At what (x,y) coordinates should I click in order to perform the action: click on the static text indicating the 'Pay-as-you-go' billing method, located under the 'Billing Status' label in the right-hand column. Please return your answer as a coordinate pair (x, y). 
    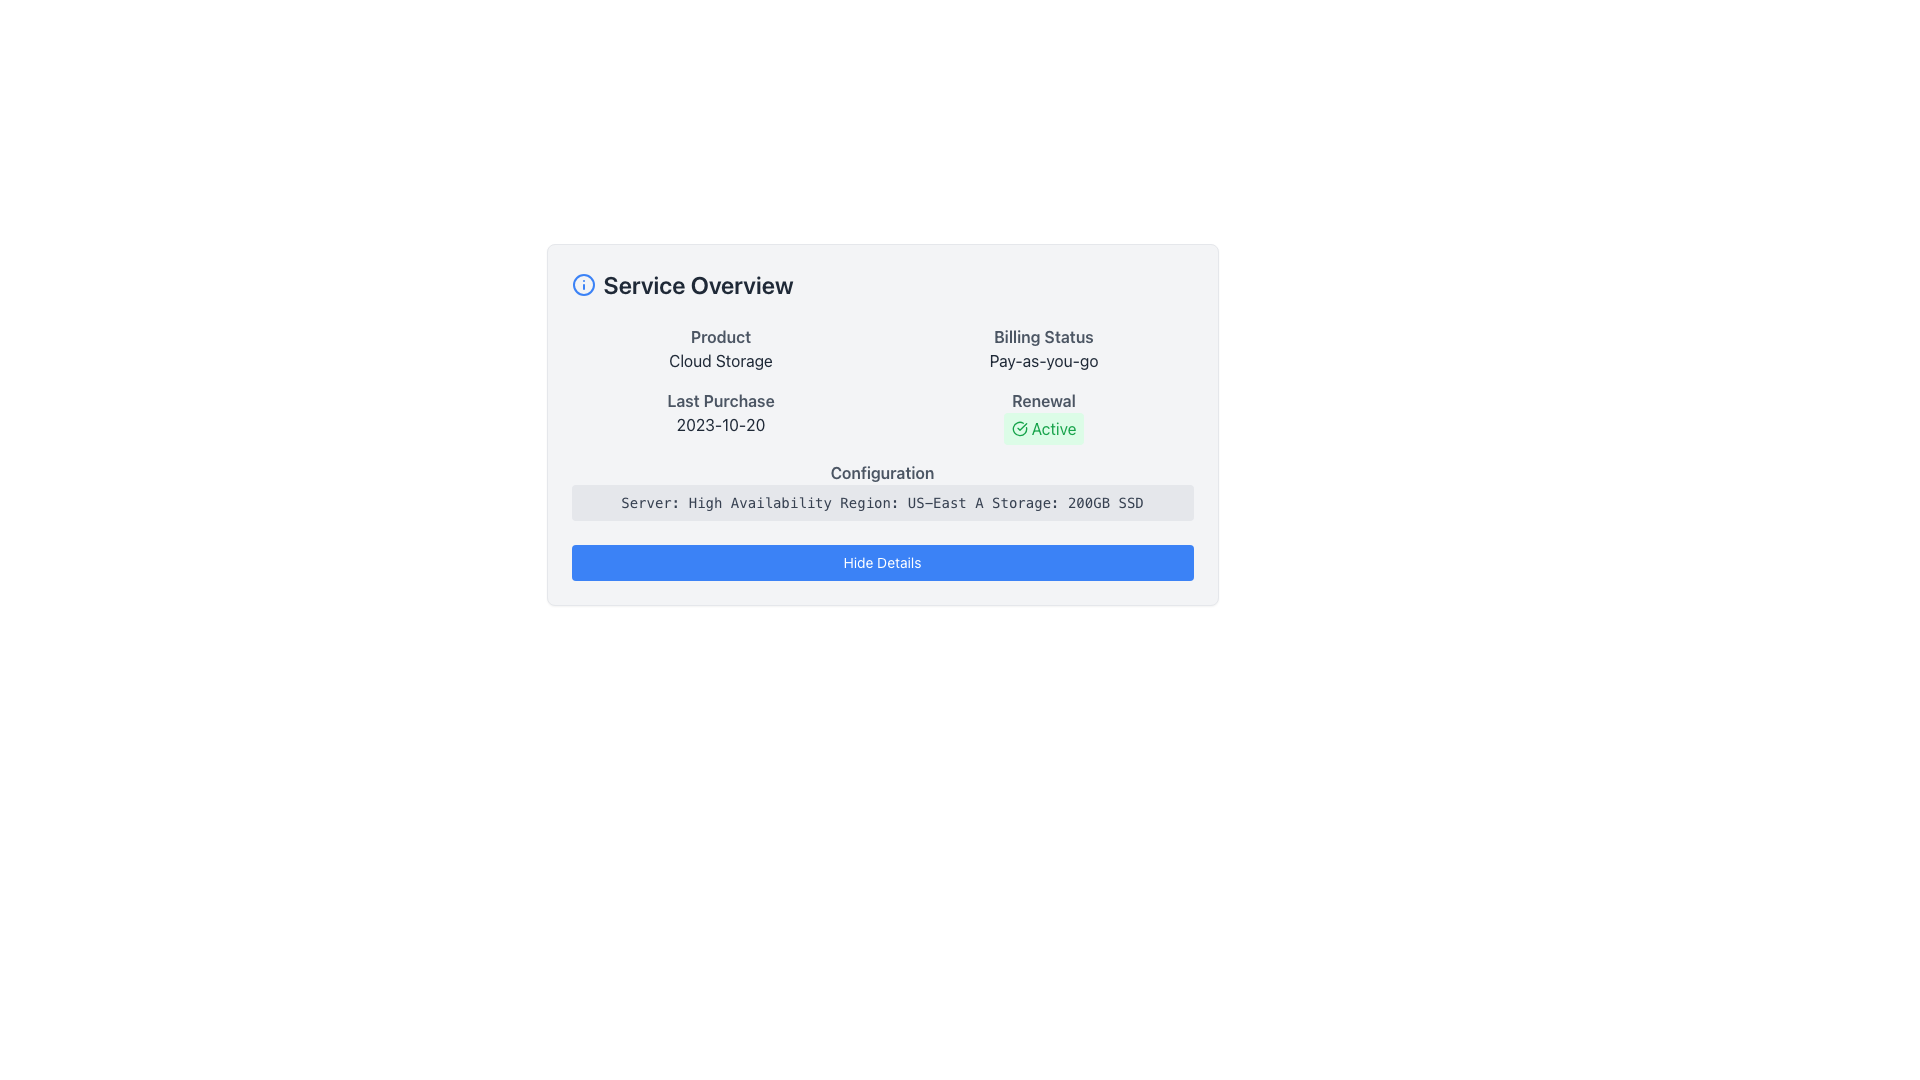
    Looking at the image, I should click on (1042, 361).